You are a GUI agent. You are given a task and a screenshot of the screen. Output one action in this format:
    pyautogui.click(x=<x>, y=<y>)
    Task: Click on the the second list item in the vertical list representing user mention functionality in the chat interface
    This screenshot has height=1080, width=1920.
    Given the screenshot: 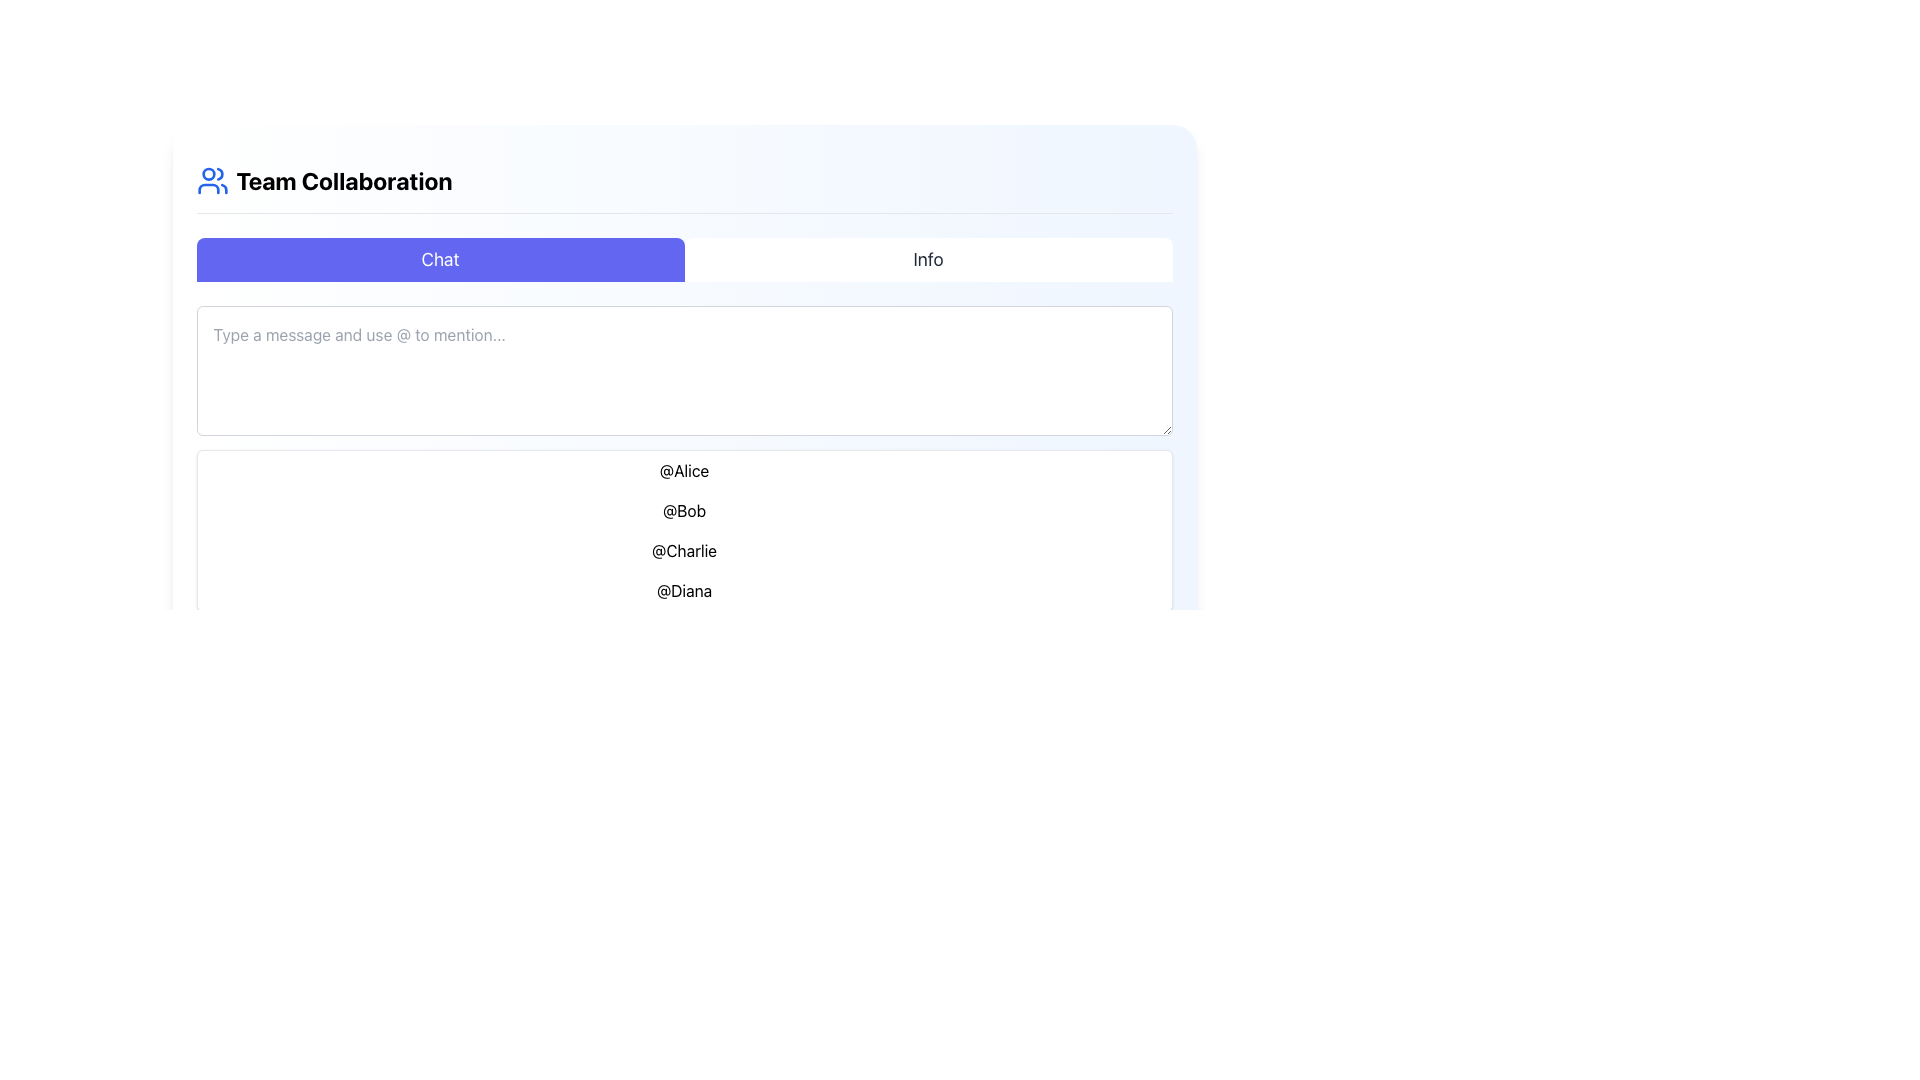 What is the action you would take?
    pyautogui.click(x=684, y=509)
    